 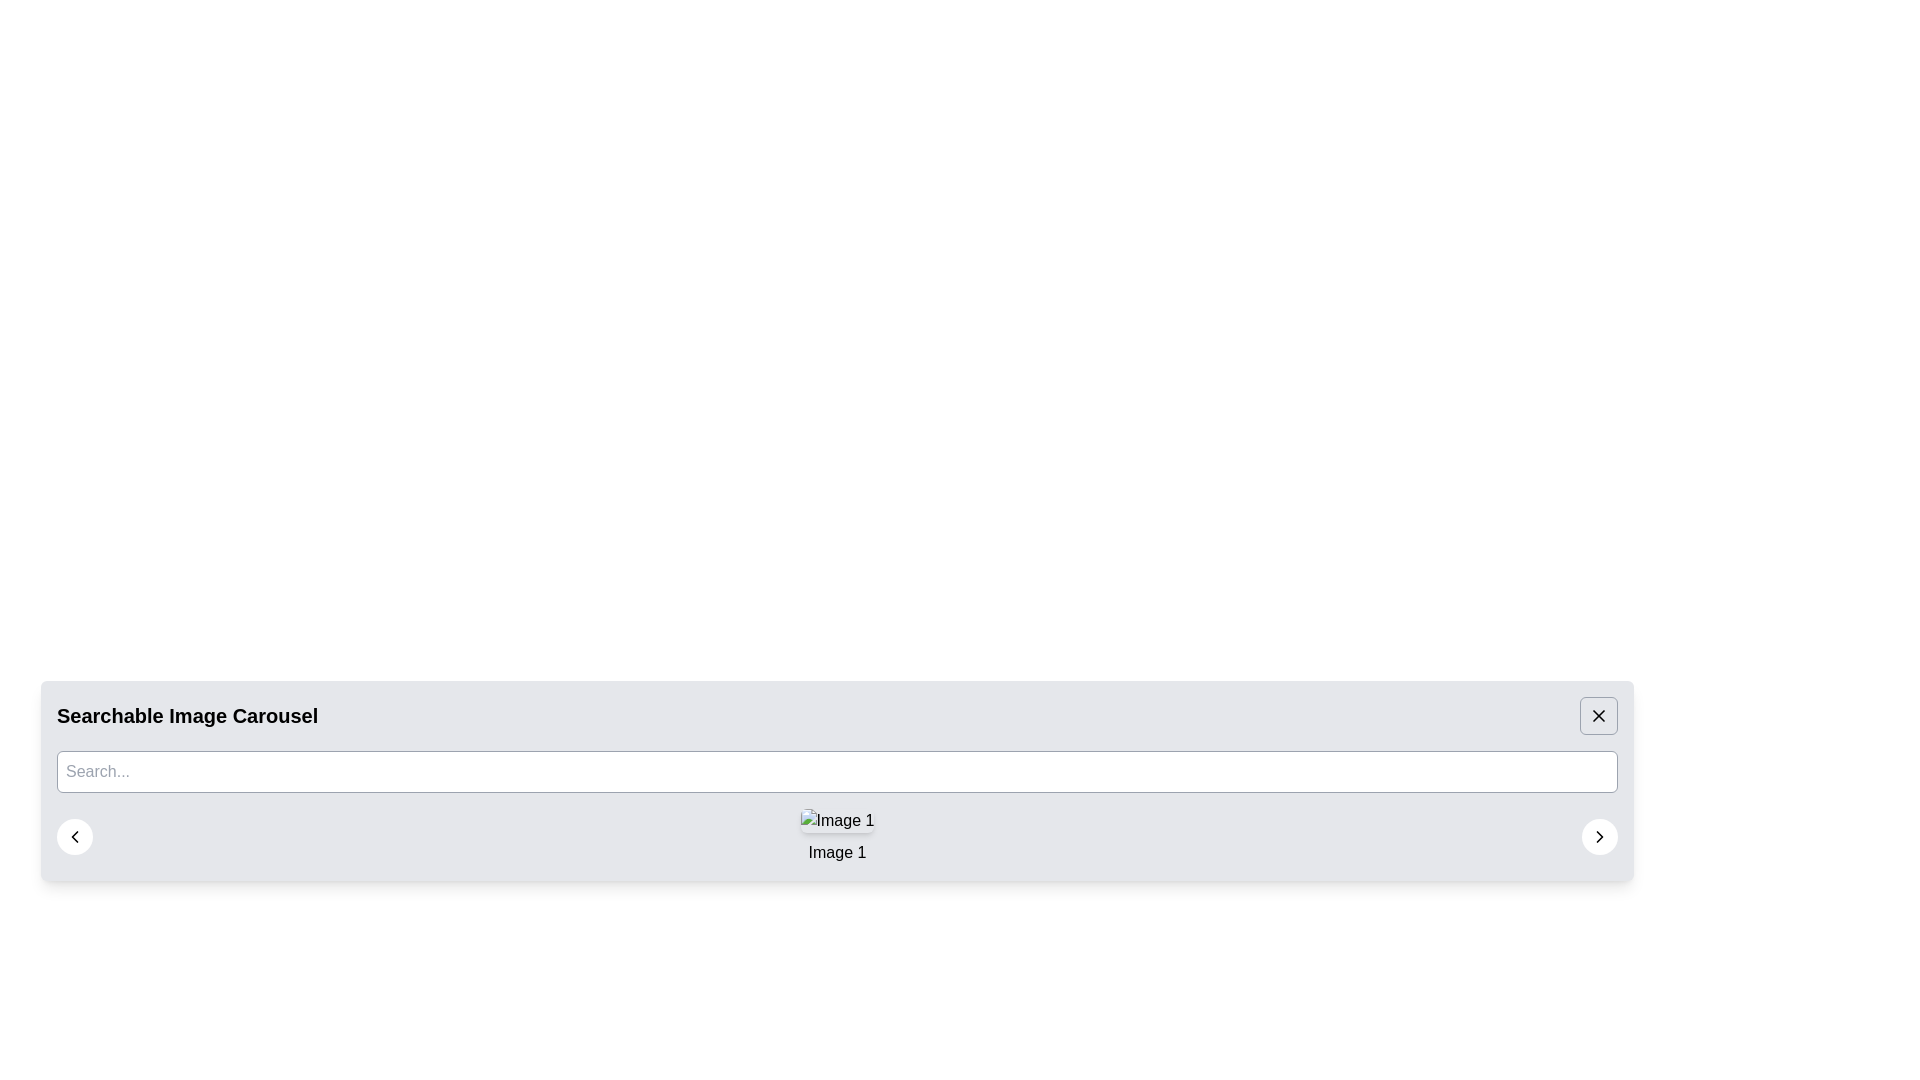 What do you see at coordinates (1597, 715) in the screenshot?
I see `the close button located in the top-right corner of the horizontal bar at the bottom of the interface` at bounding box center [1597, 715].